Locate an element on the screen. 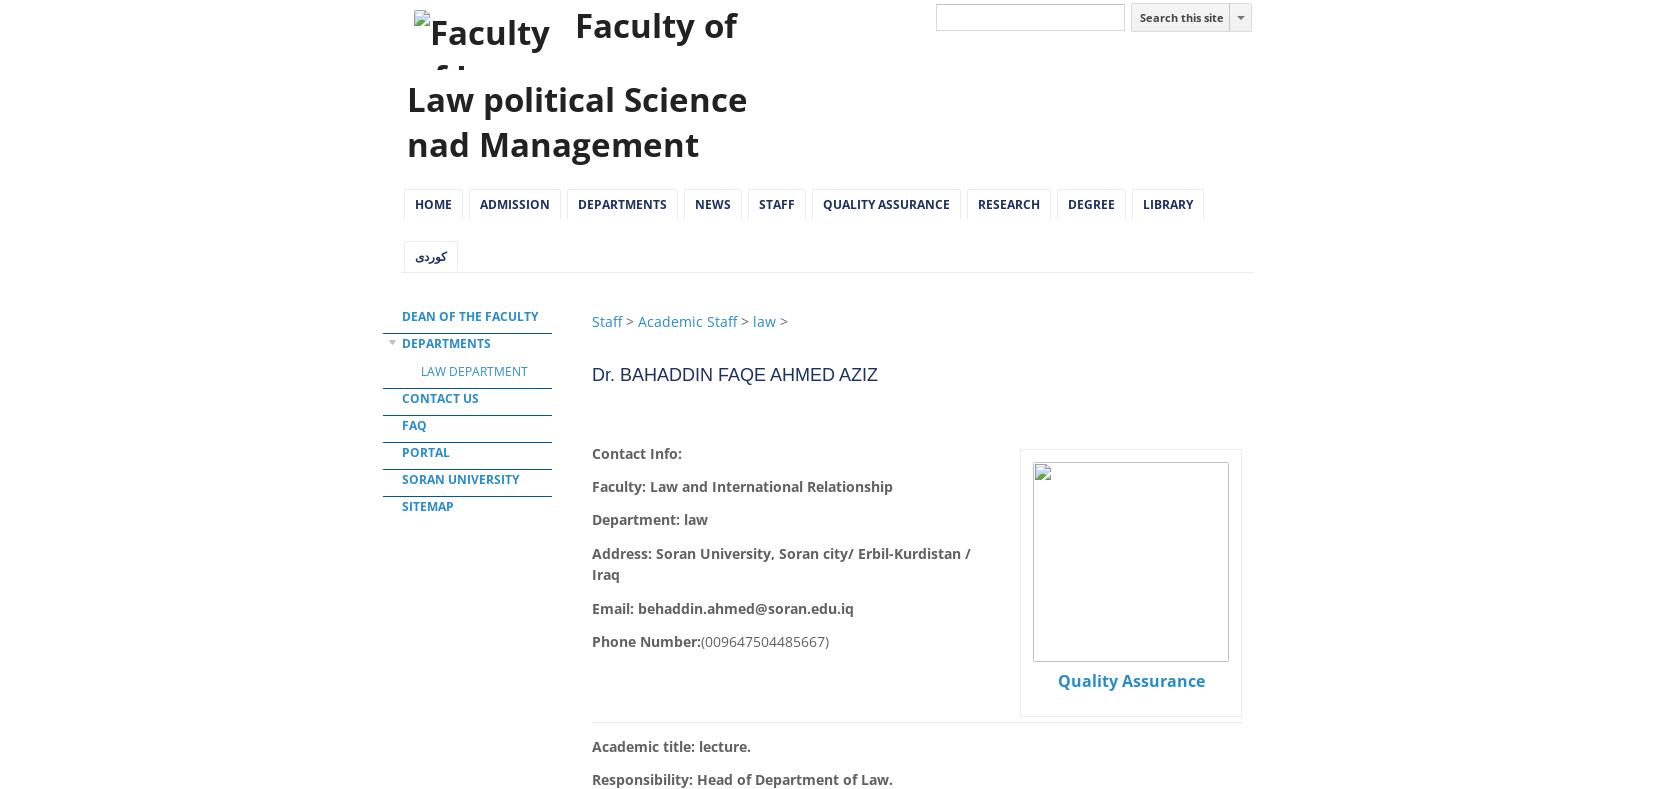 This screenshot has height=789, width=1654. 'Responsibility:
Head of Department of Law.' is located at coordinates (742, 779).